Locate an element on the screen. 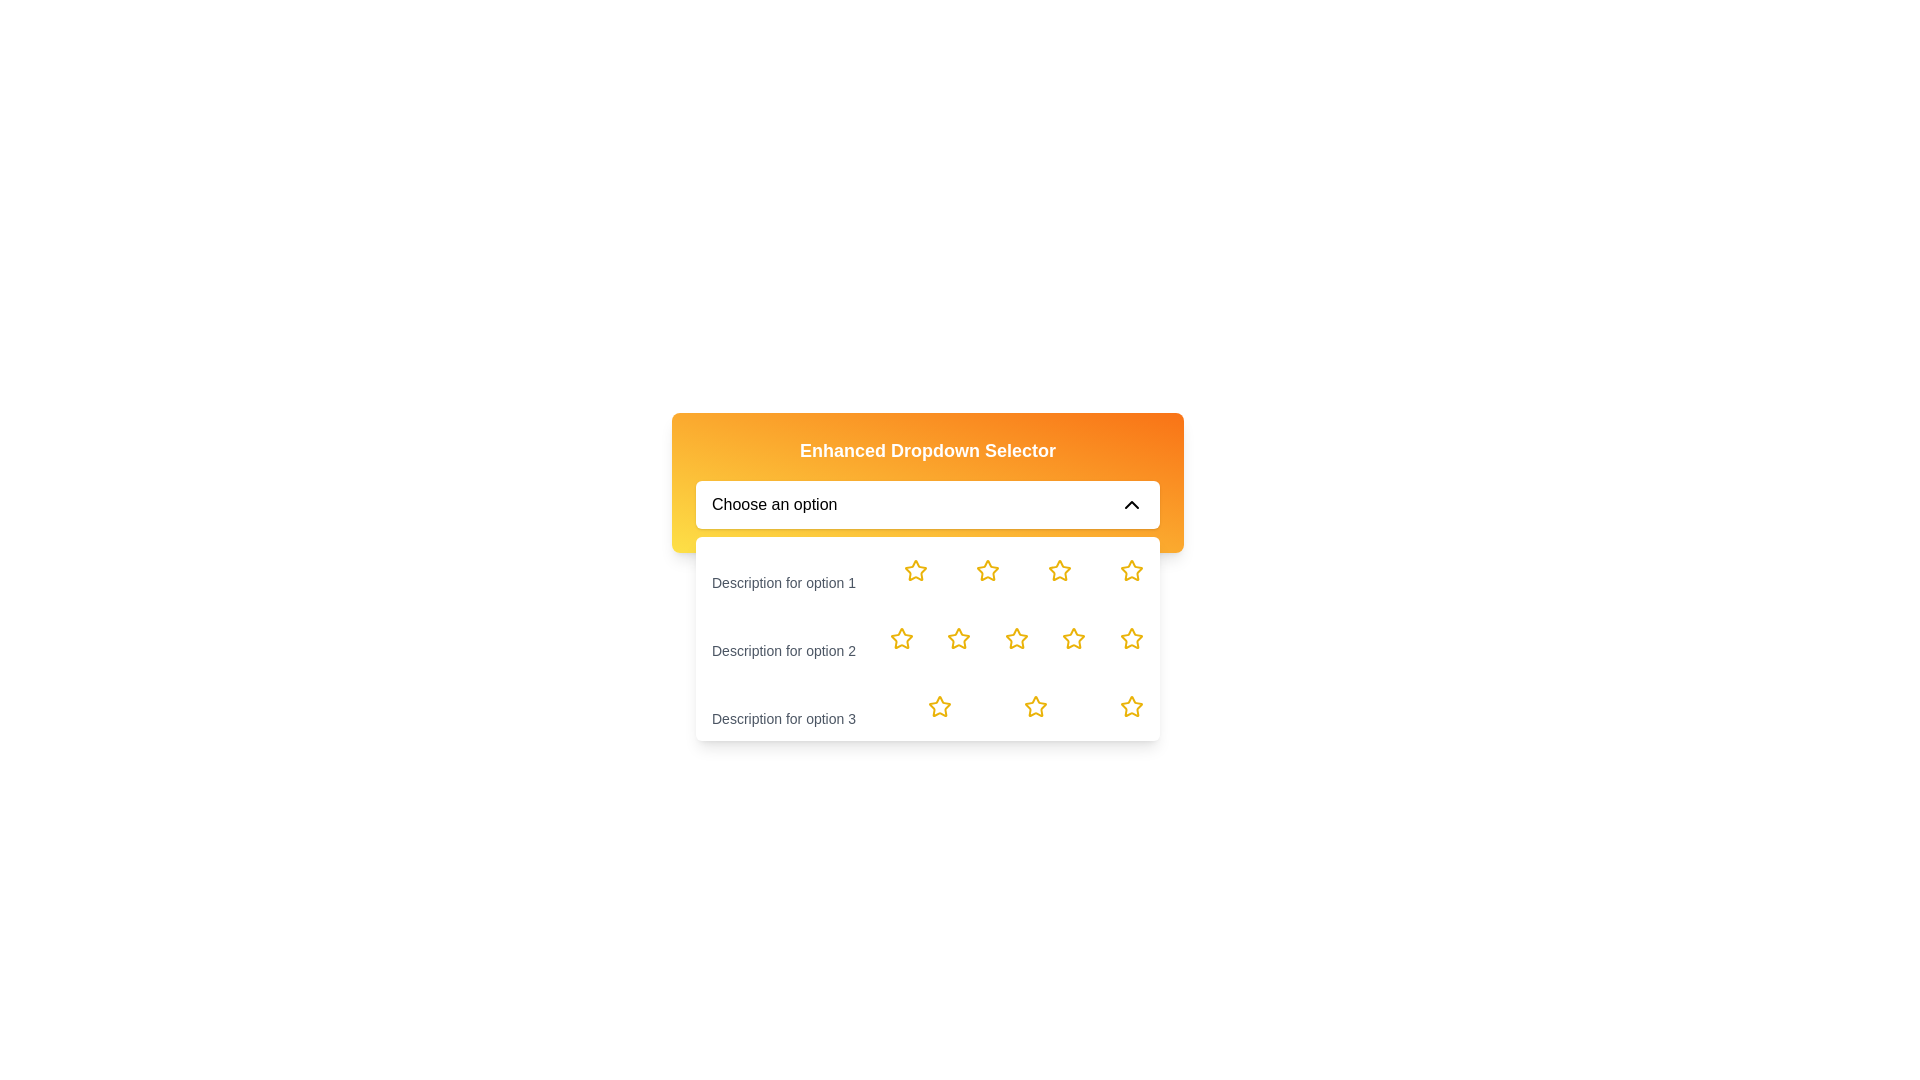 This screenshot has width=1920, height=1080. the first star icon in the row associated with 'Description for option 1' is located at coordinates (915, 570).